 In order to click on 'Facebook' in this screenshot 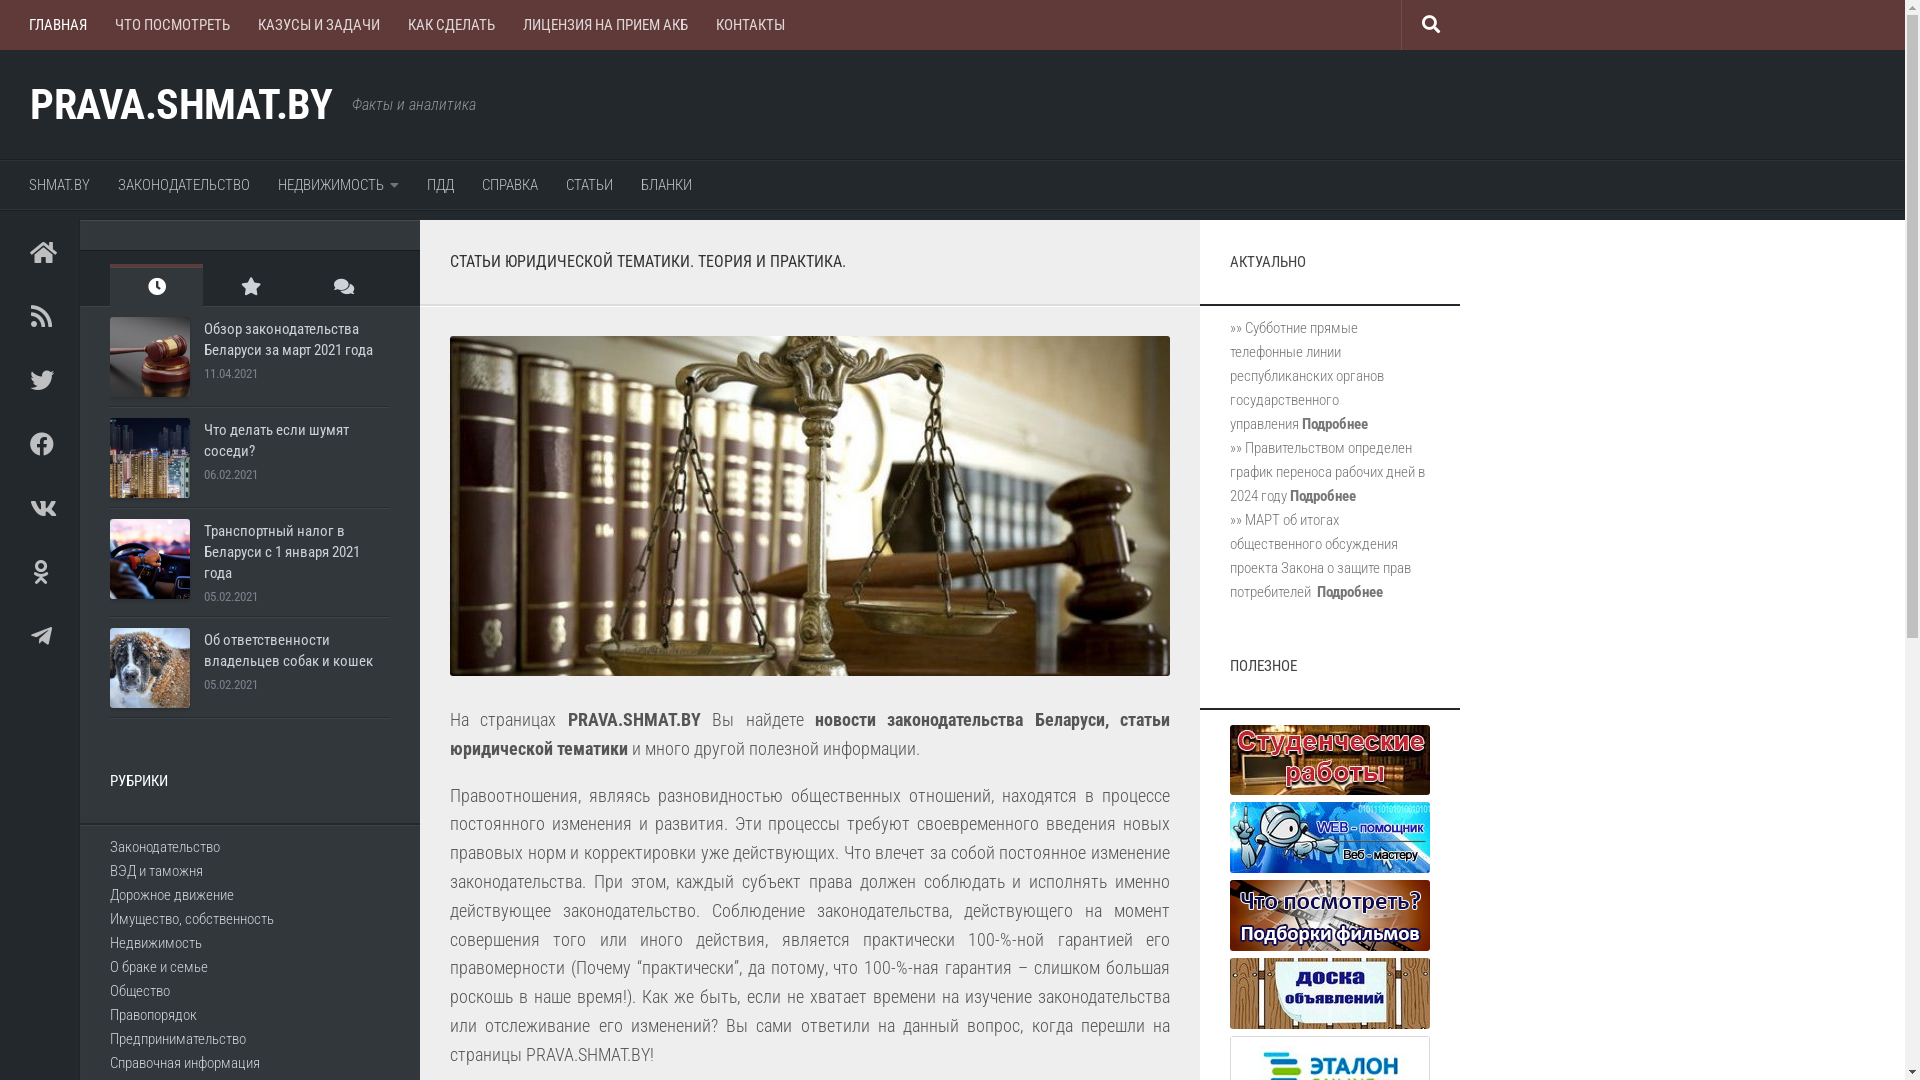, I will do `click(39, 442)`.